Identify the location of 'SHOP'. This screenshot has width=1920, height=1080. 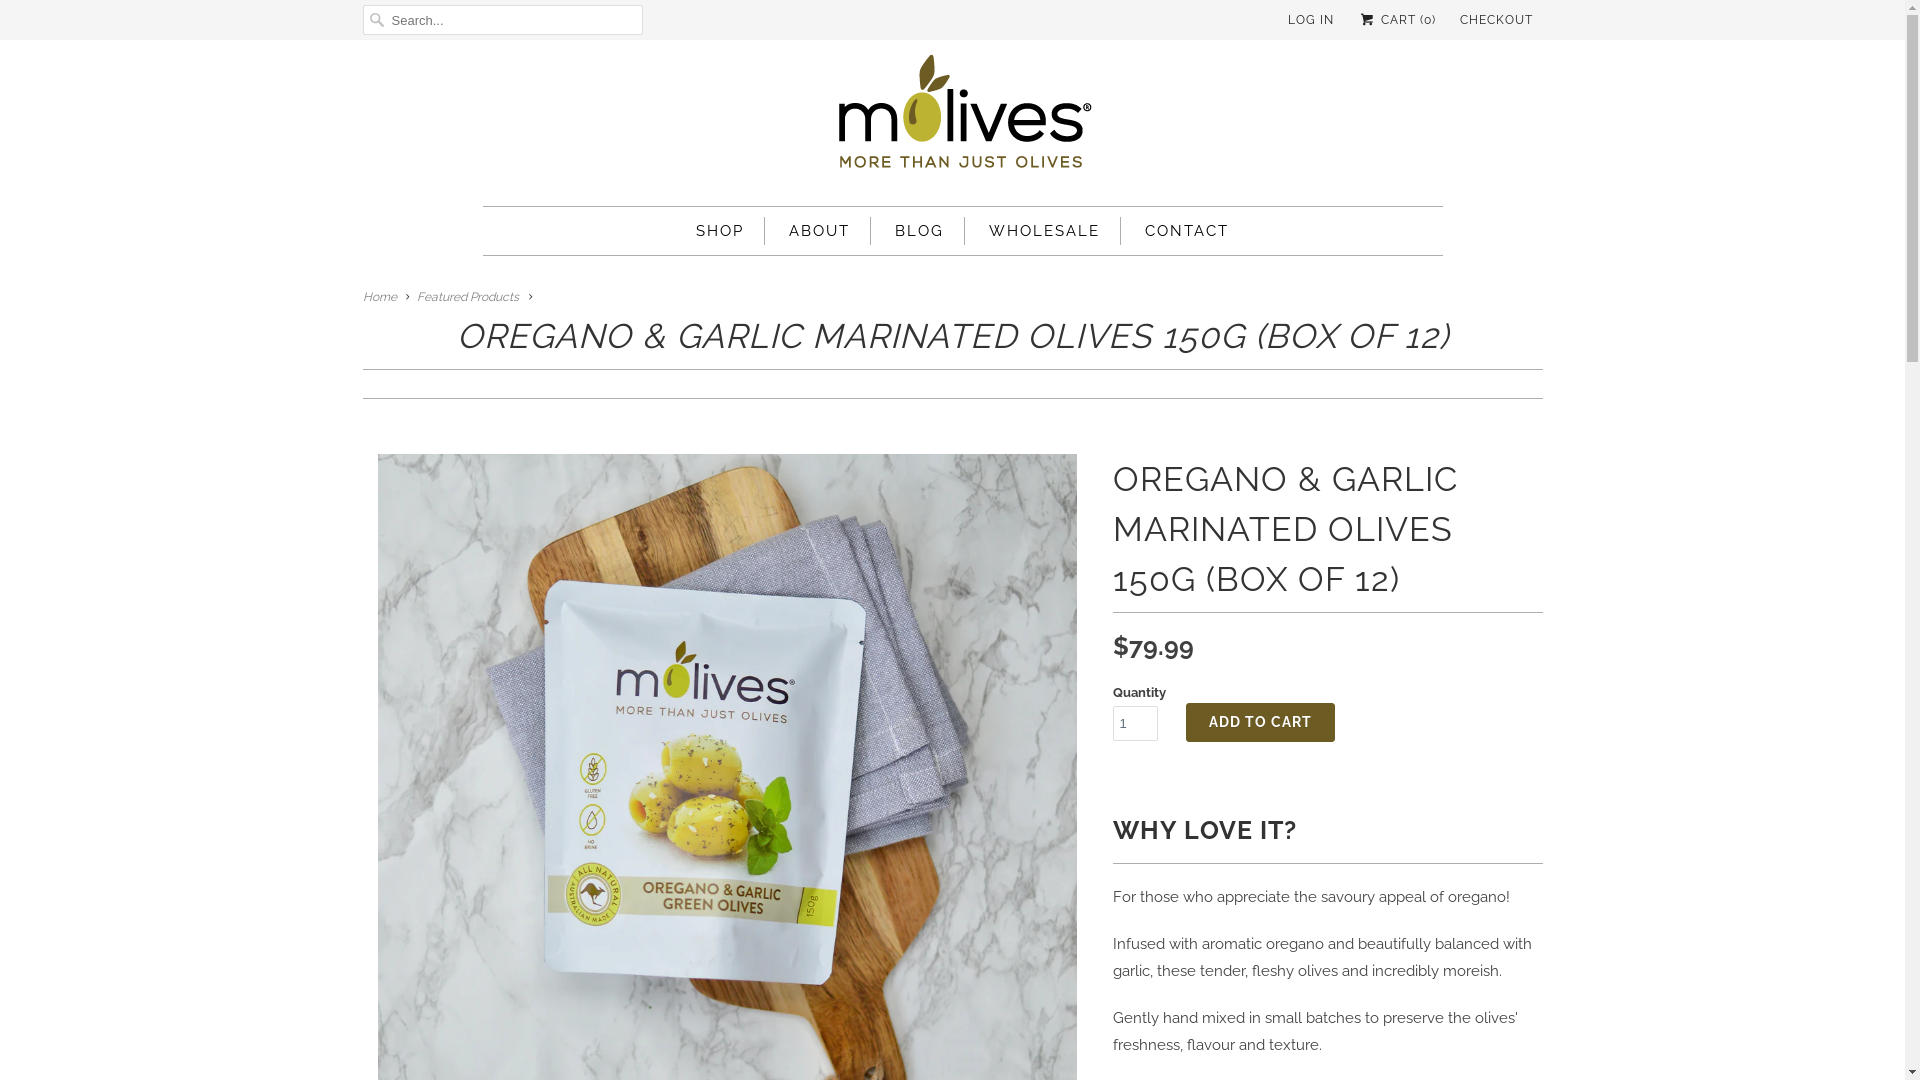
(720, 230).